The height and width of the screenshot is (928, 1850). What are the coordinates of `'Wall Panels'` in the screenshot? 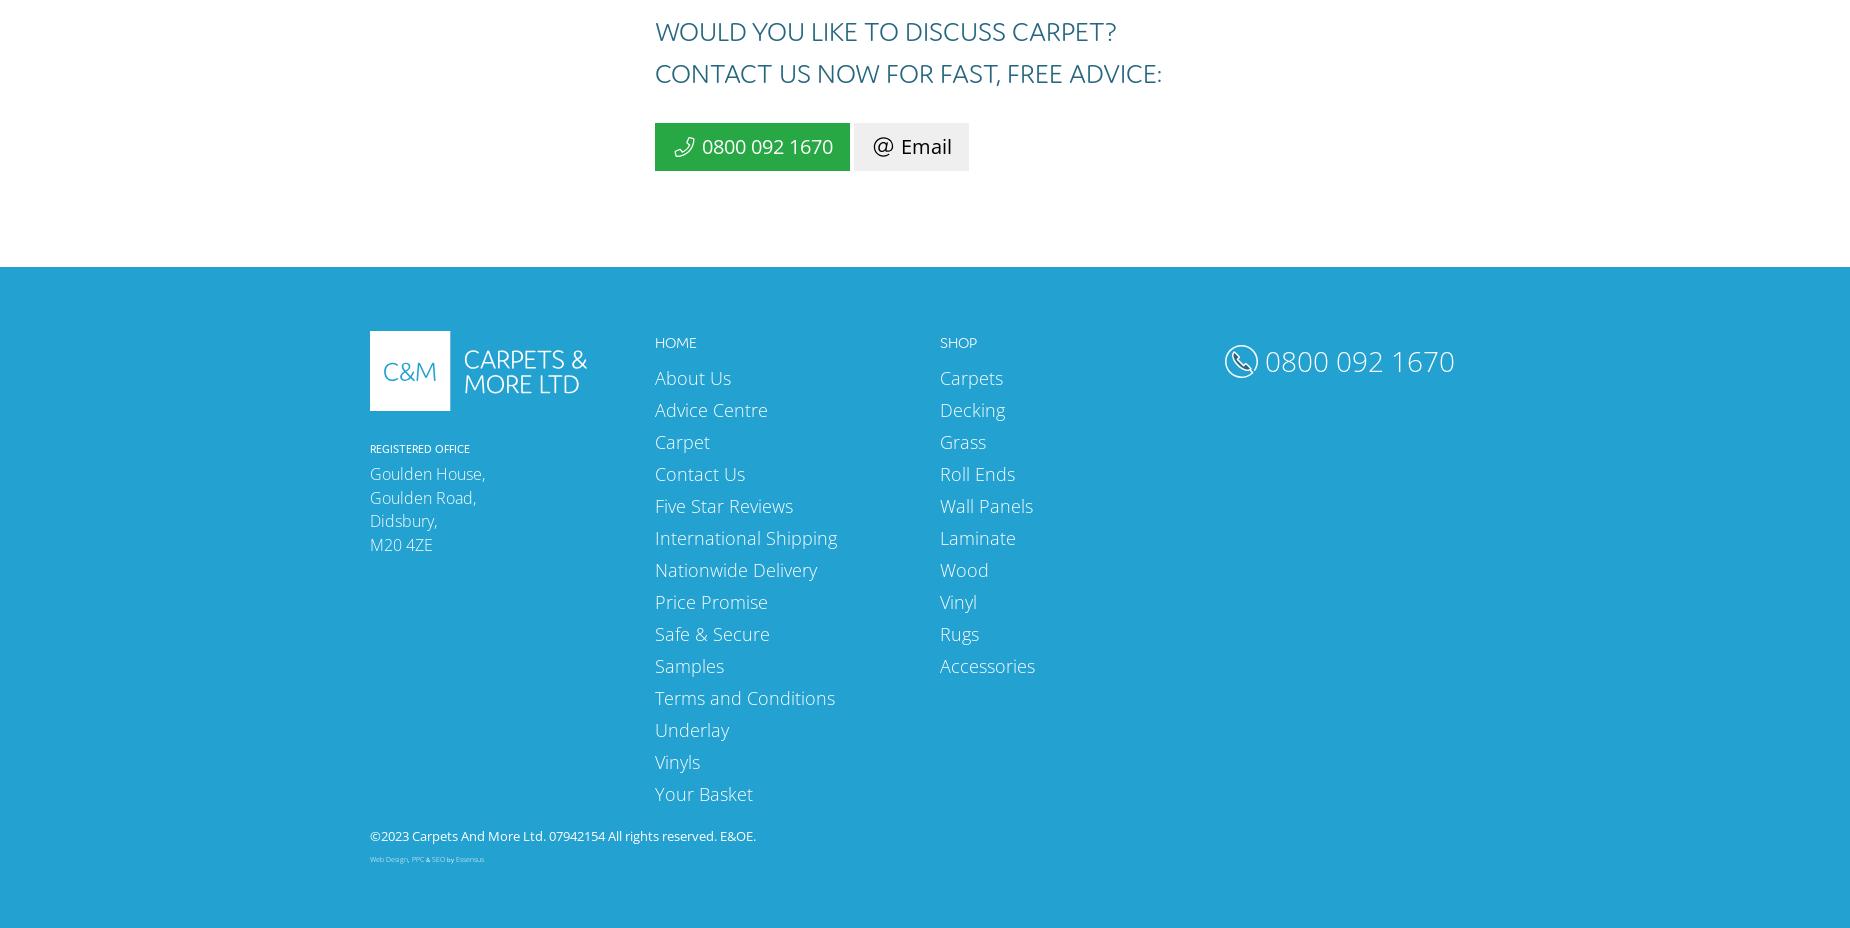 It's located at (985, 503).